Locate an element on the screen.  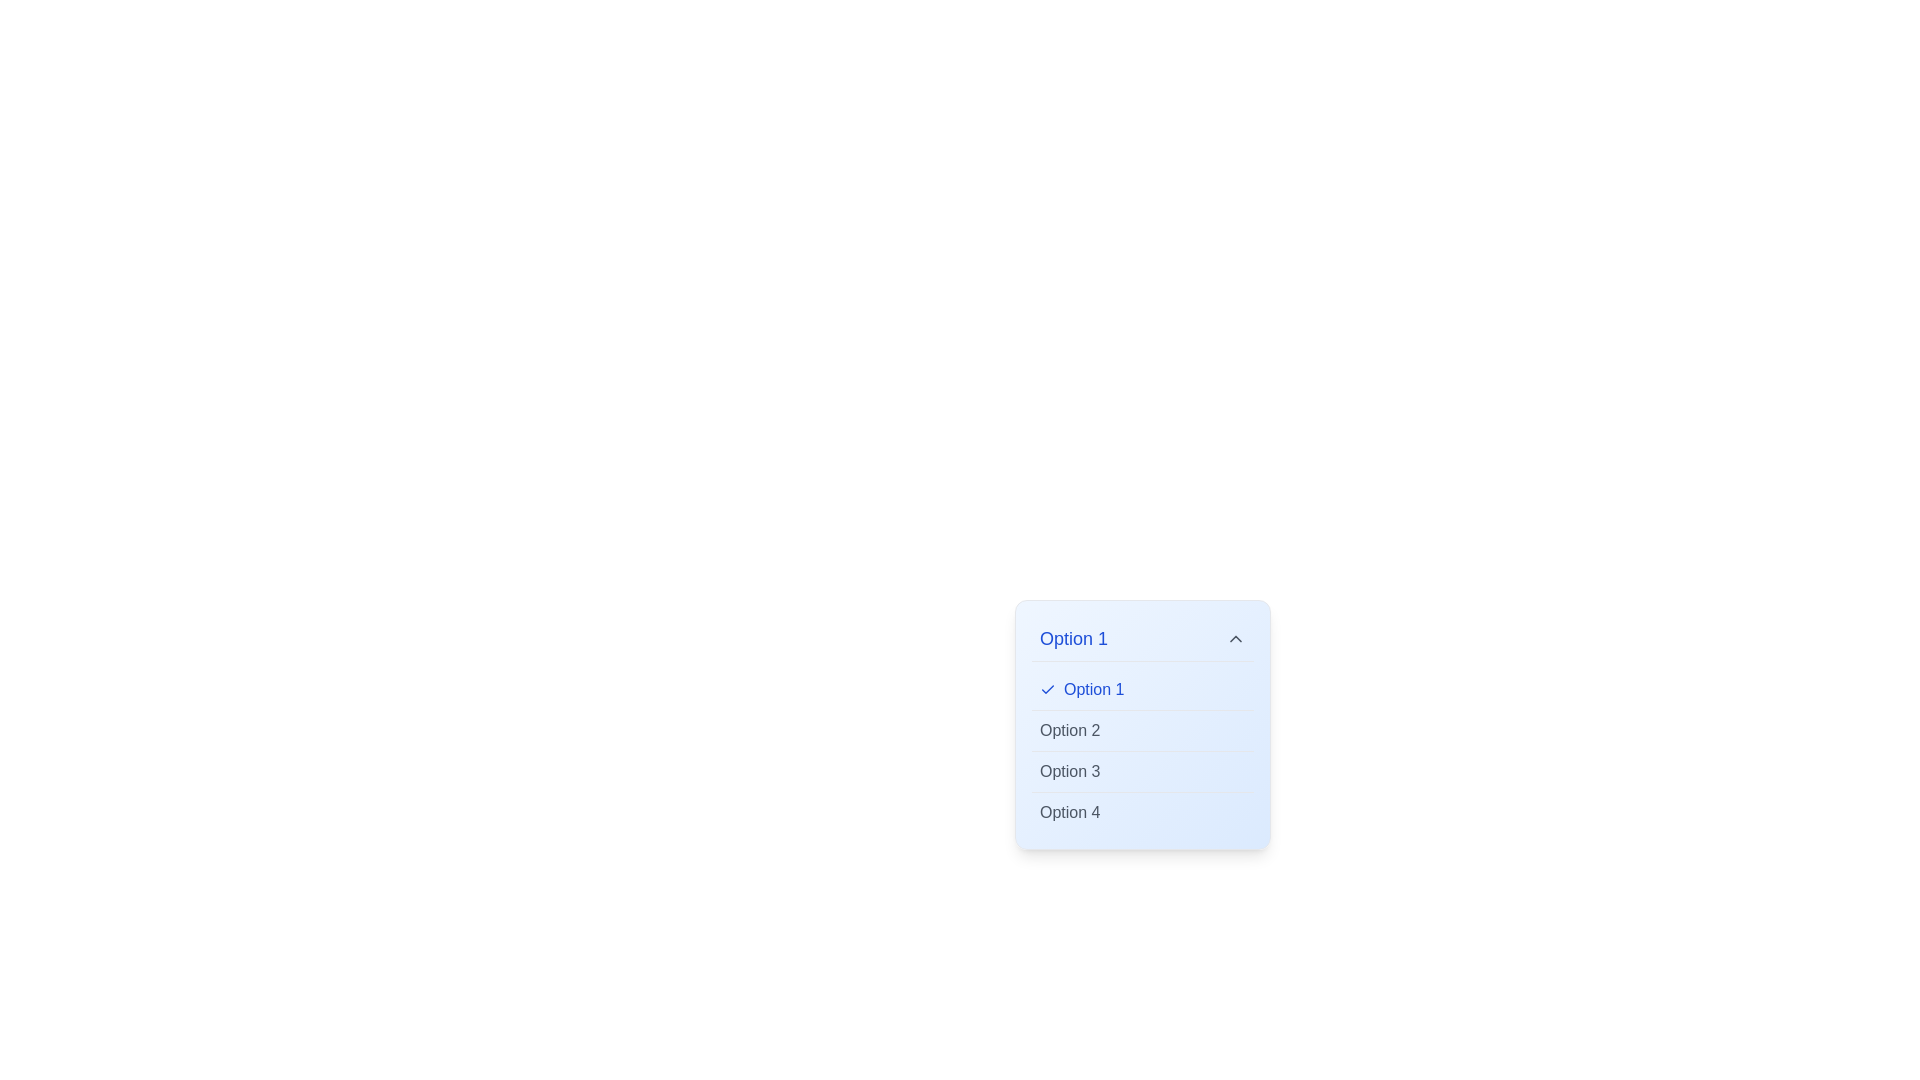
the second option in the dropdown menu beneath 'Option 1', which has a light blue gradient background and is part of a vertical list of selectable options is located at coordinates (1142, 725).